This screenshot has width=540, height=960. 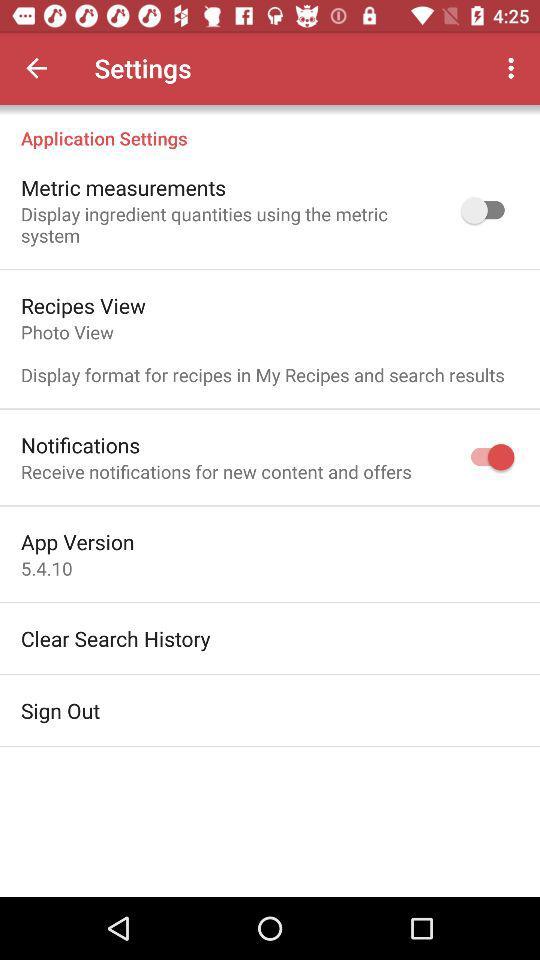 What do you see at coordinates (46, 568) in the screenshot?
I see `the item below app version` at bounding box center [46, 568].